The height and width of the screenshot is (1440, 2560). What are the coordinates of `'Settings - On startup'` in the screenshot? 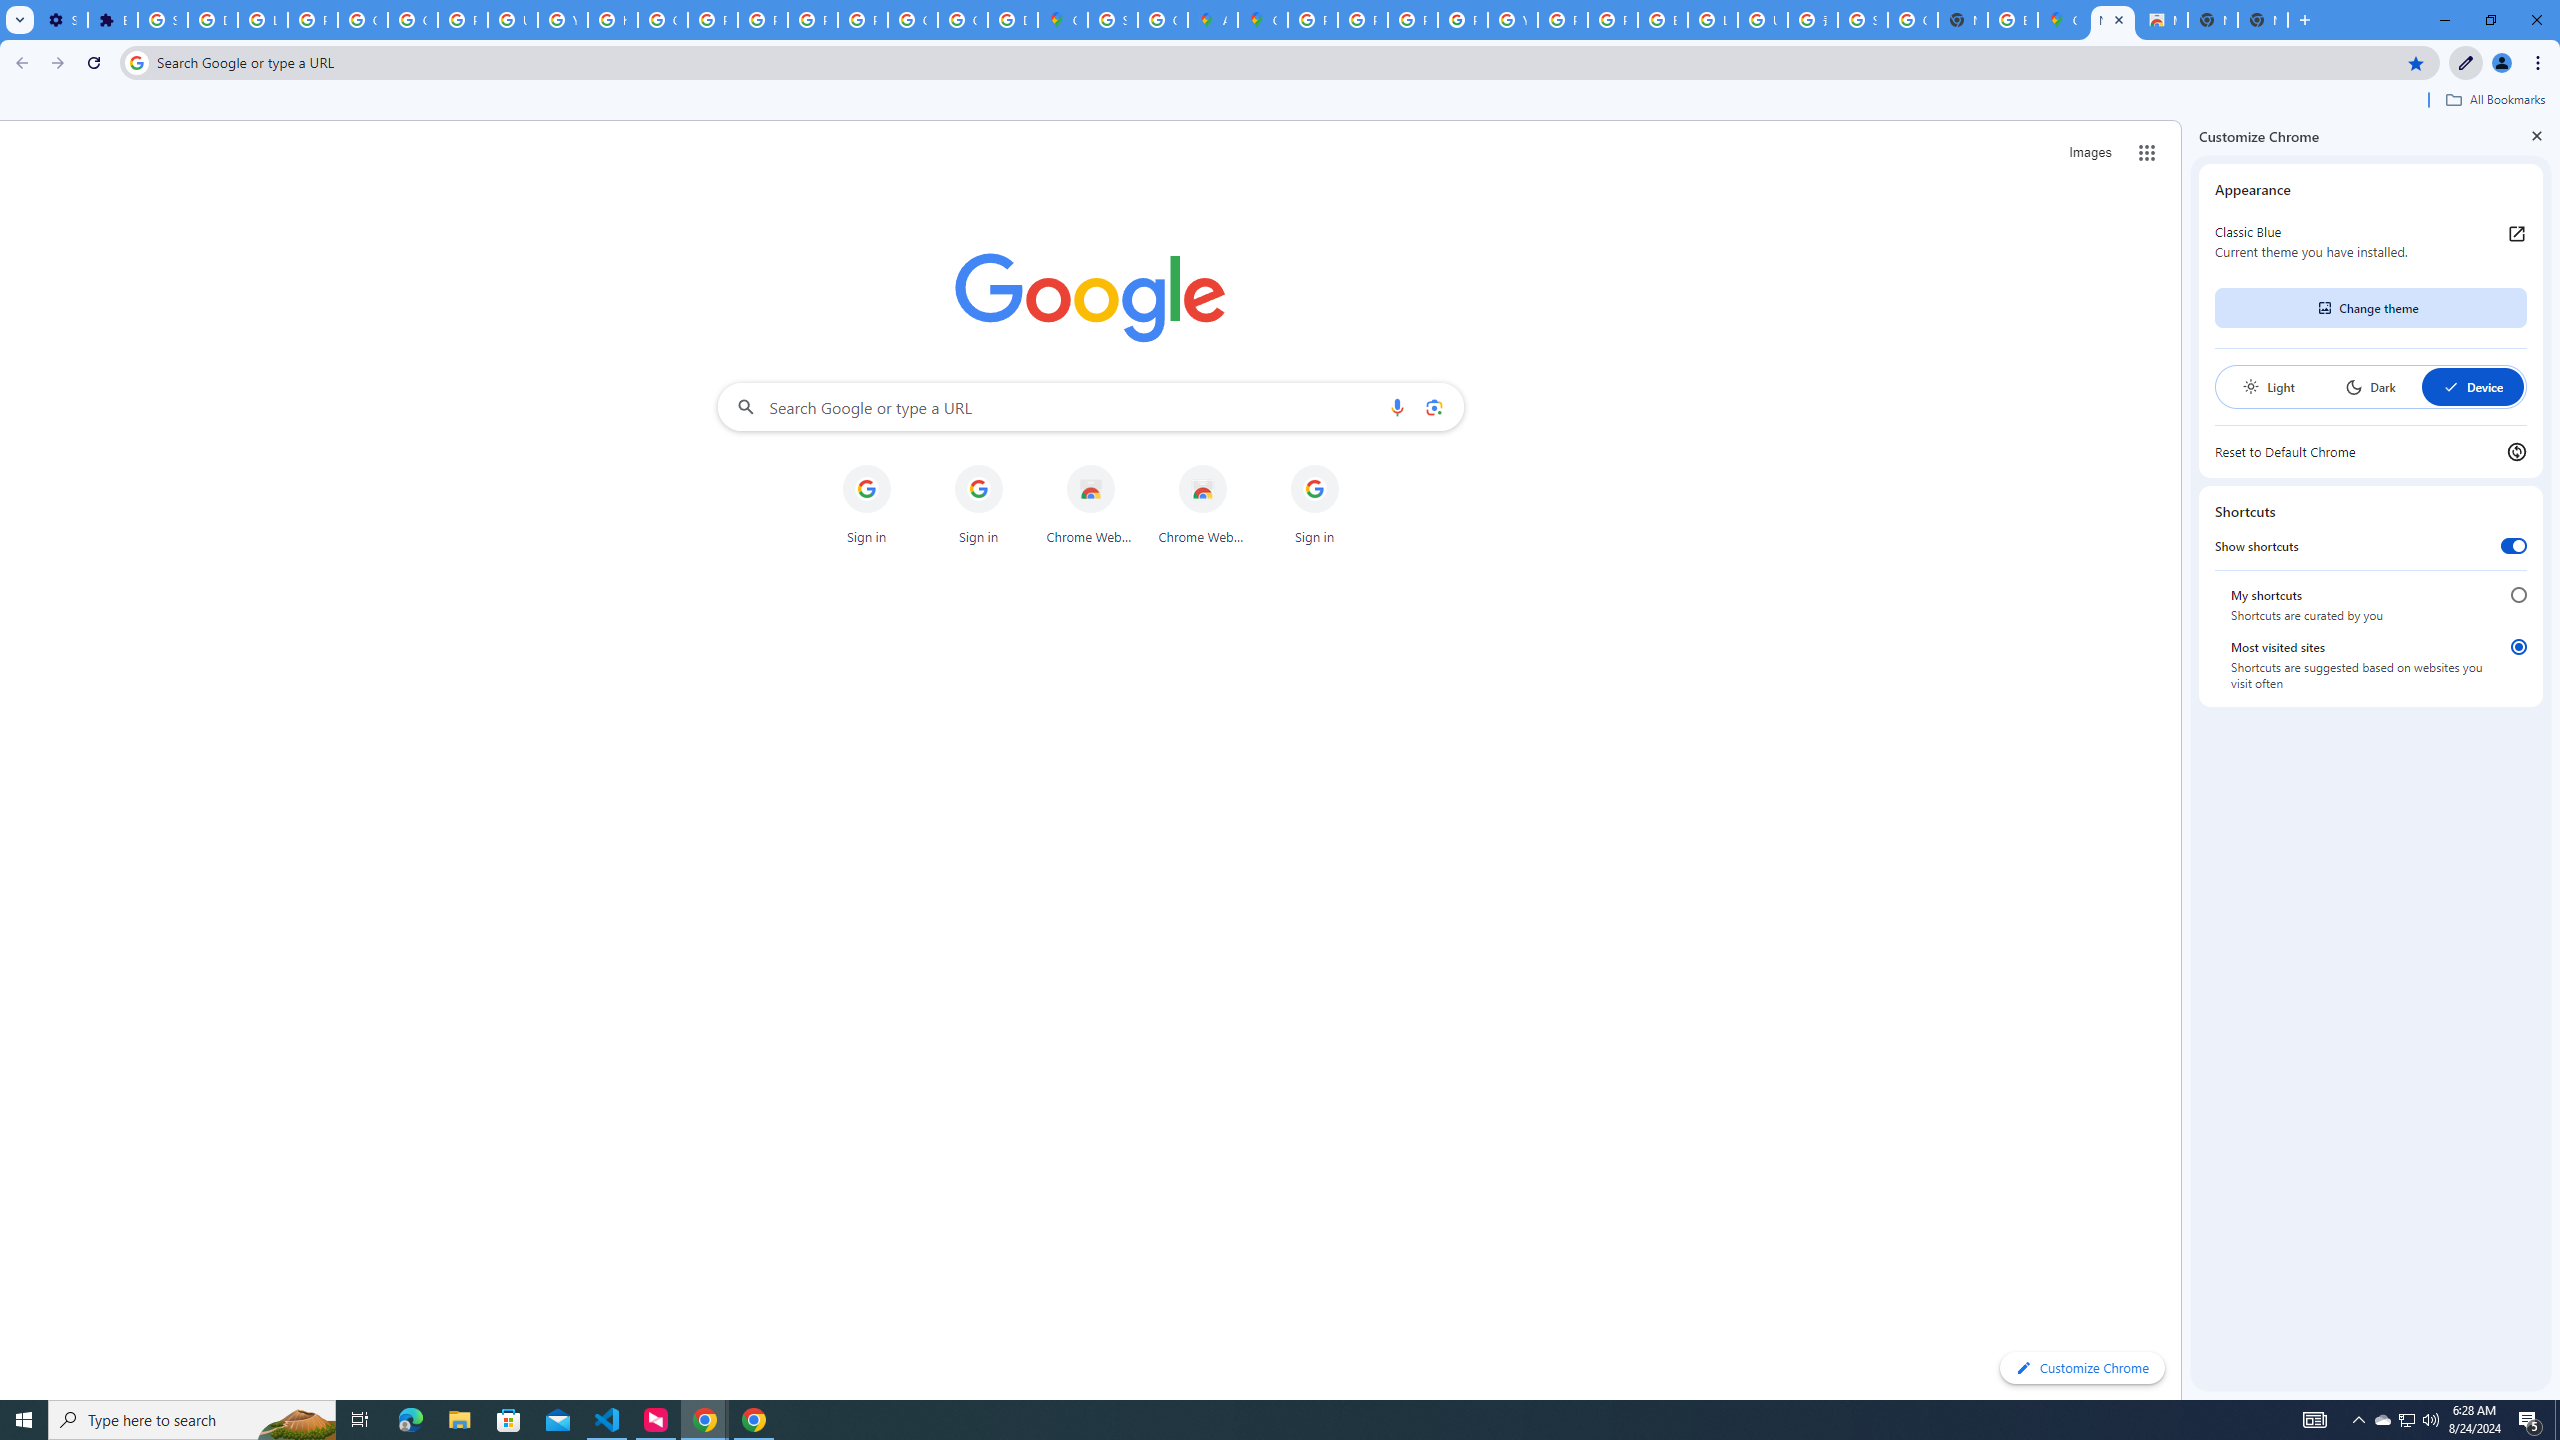 It's located at (61, 19).